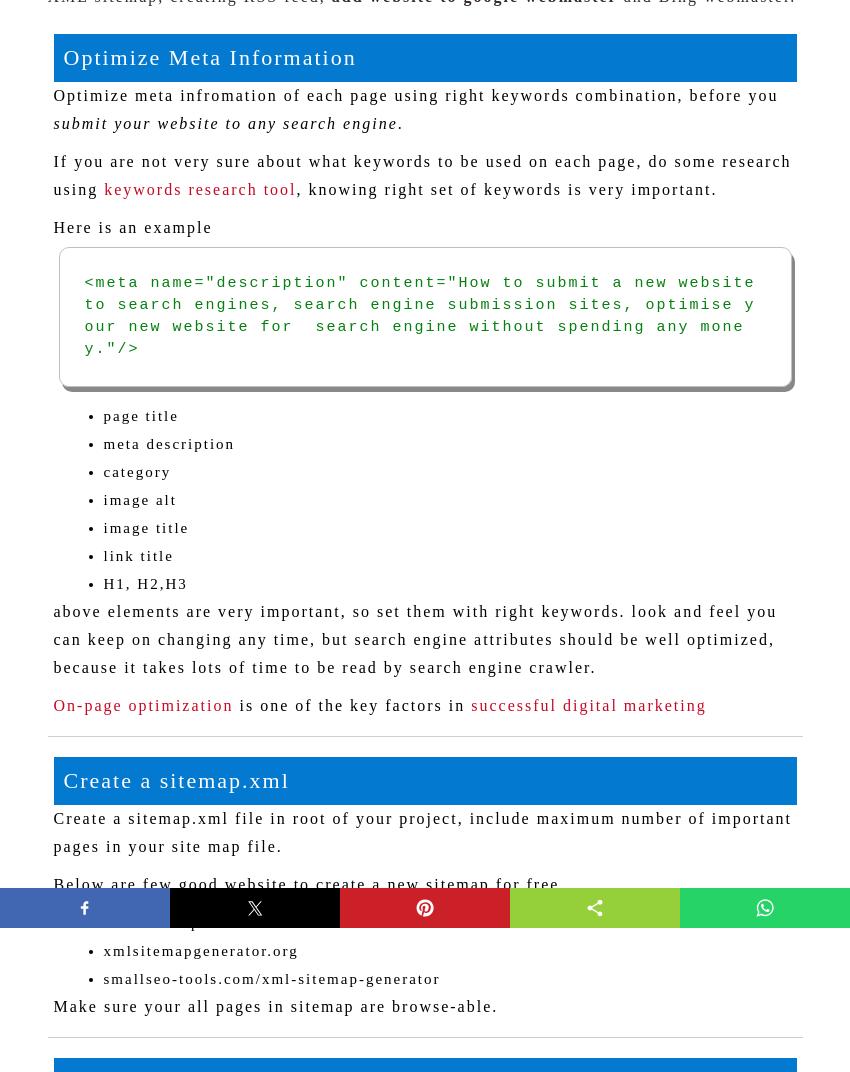 Image resolution: width=850 pixels, height=1072 pixels. I want to click on 'image alt', so click(102, 499).